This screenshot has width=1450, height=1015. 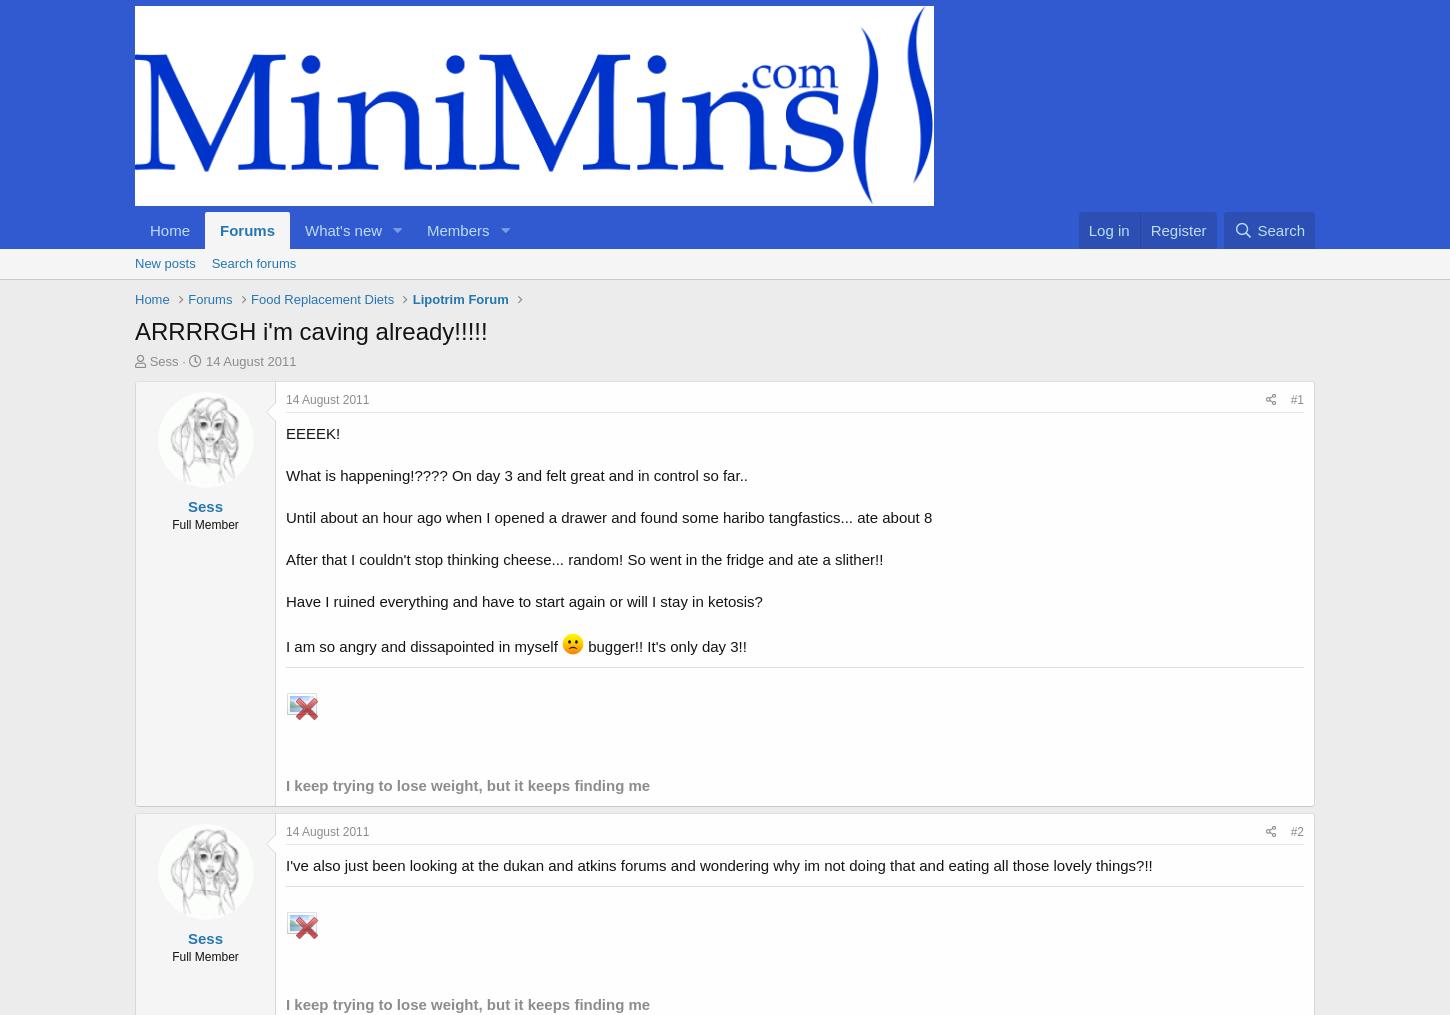 I want to click on '#2', so click(x=1297, y=831).